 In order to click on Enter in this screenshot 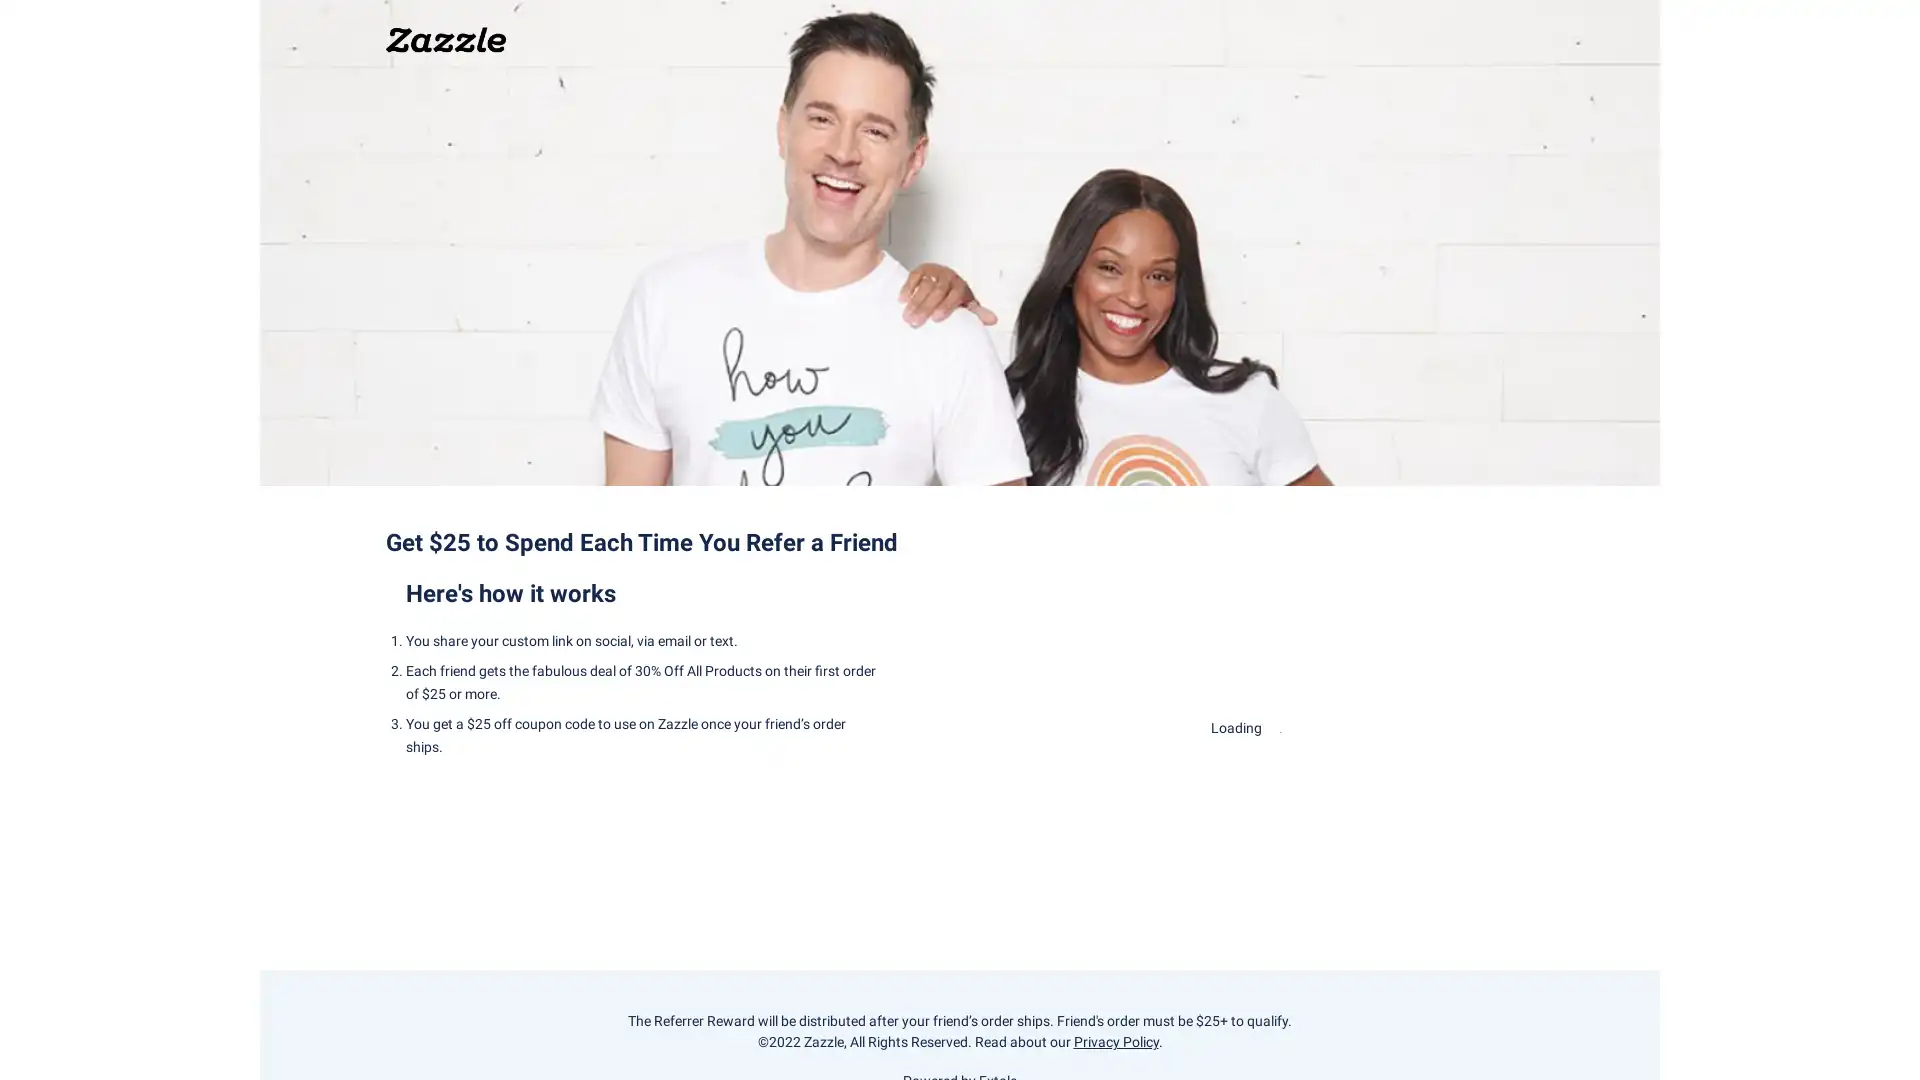, I will do `click(1246, 788)`.